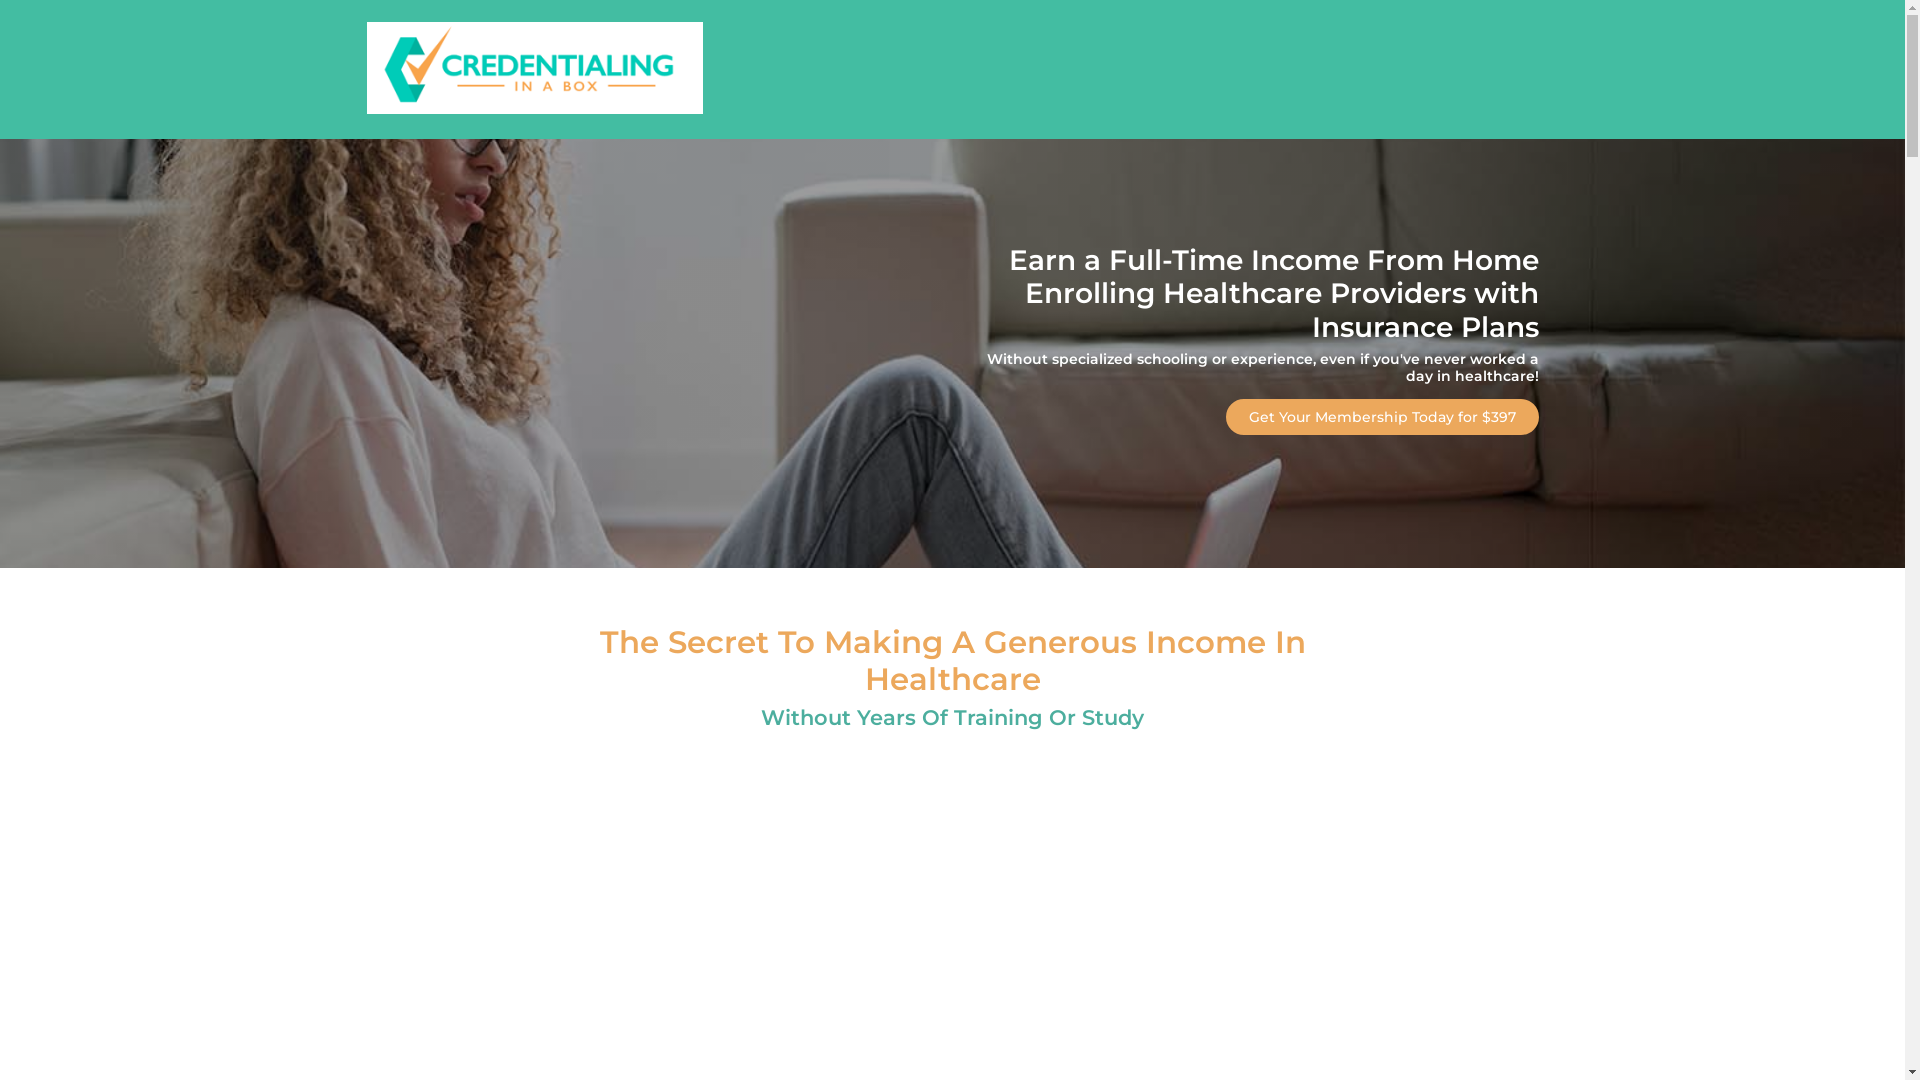  Describe the element at coordinates (1381, 415) in the screenshot. I see `'Get Your Membership Today for $397'` at that location.